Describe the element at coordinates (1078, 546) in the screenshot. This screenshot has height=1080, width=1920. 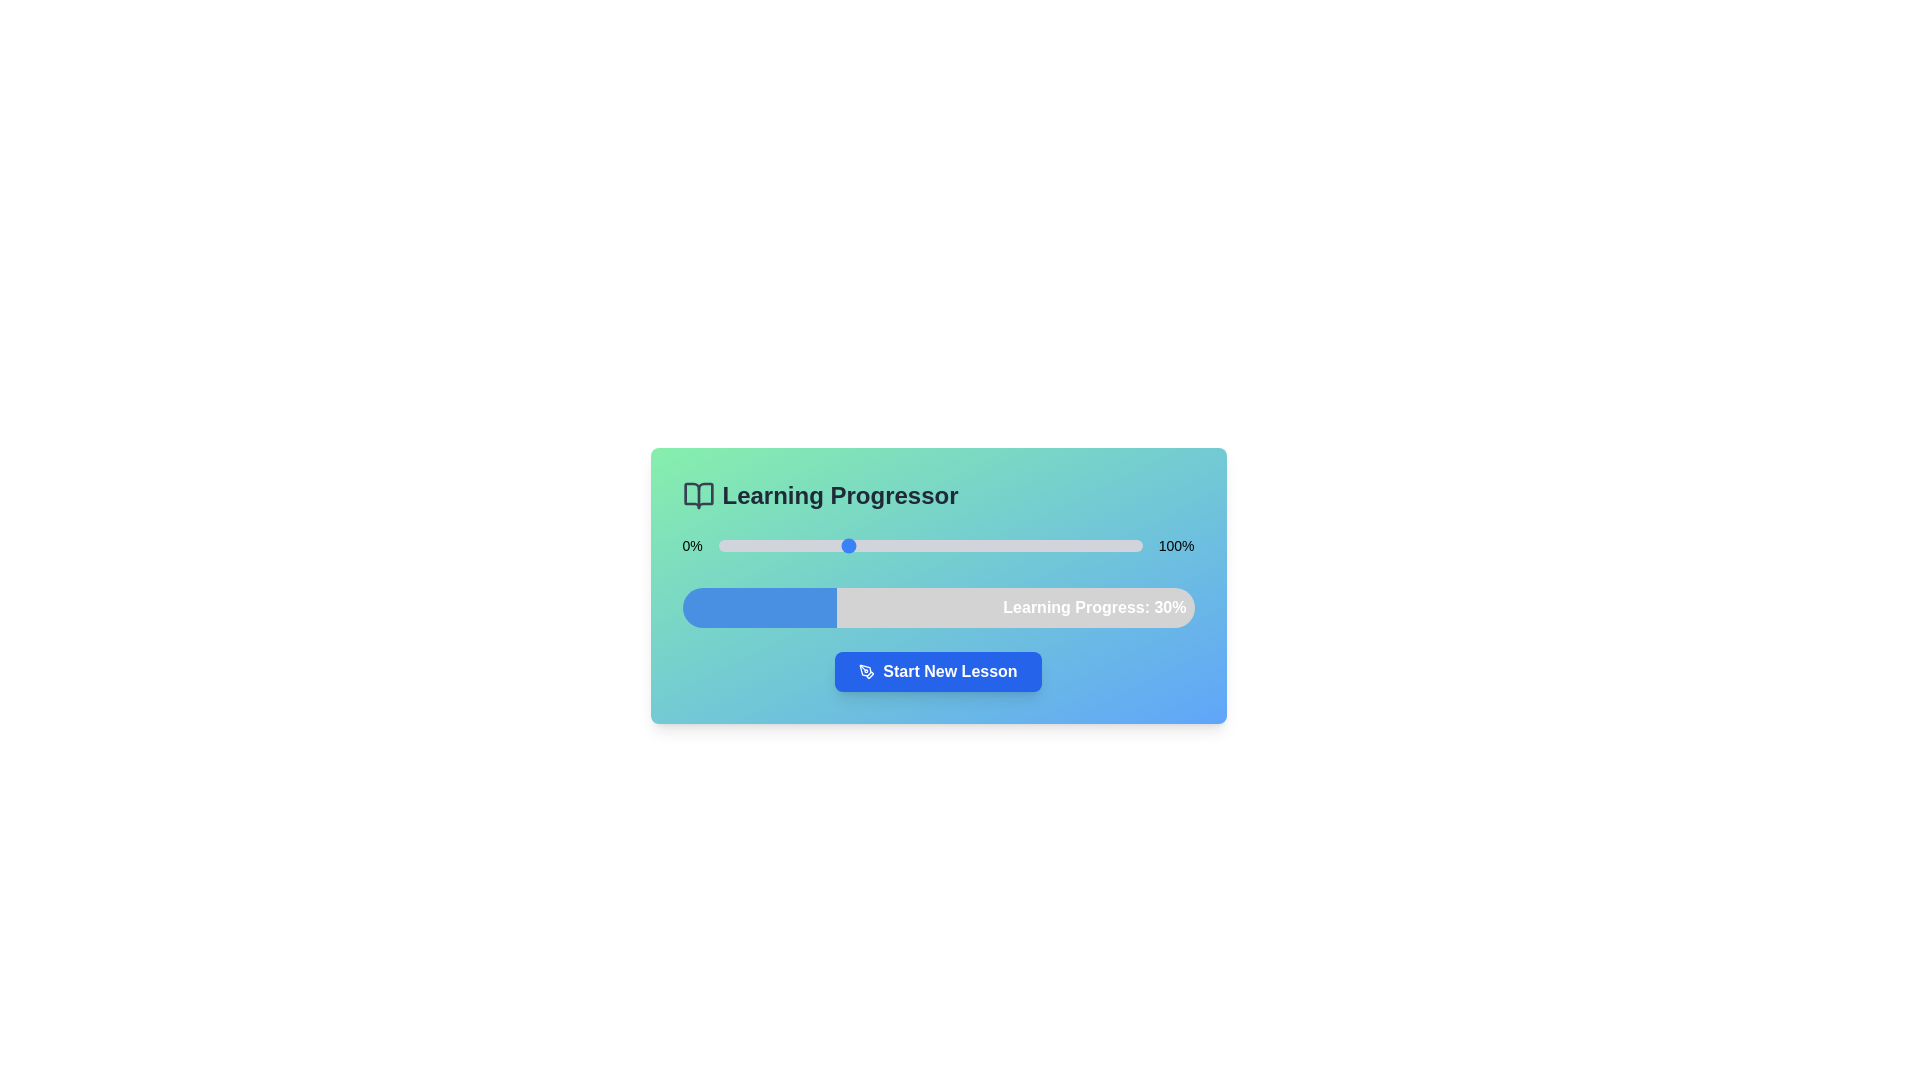
I see `the progress slider to set the progress to 85%` at that location.